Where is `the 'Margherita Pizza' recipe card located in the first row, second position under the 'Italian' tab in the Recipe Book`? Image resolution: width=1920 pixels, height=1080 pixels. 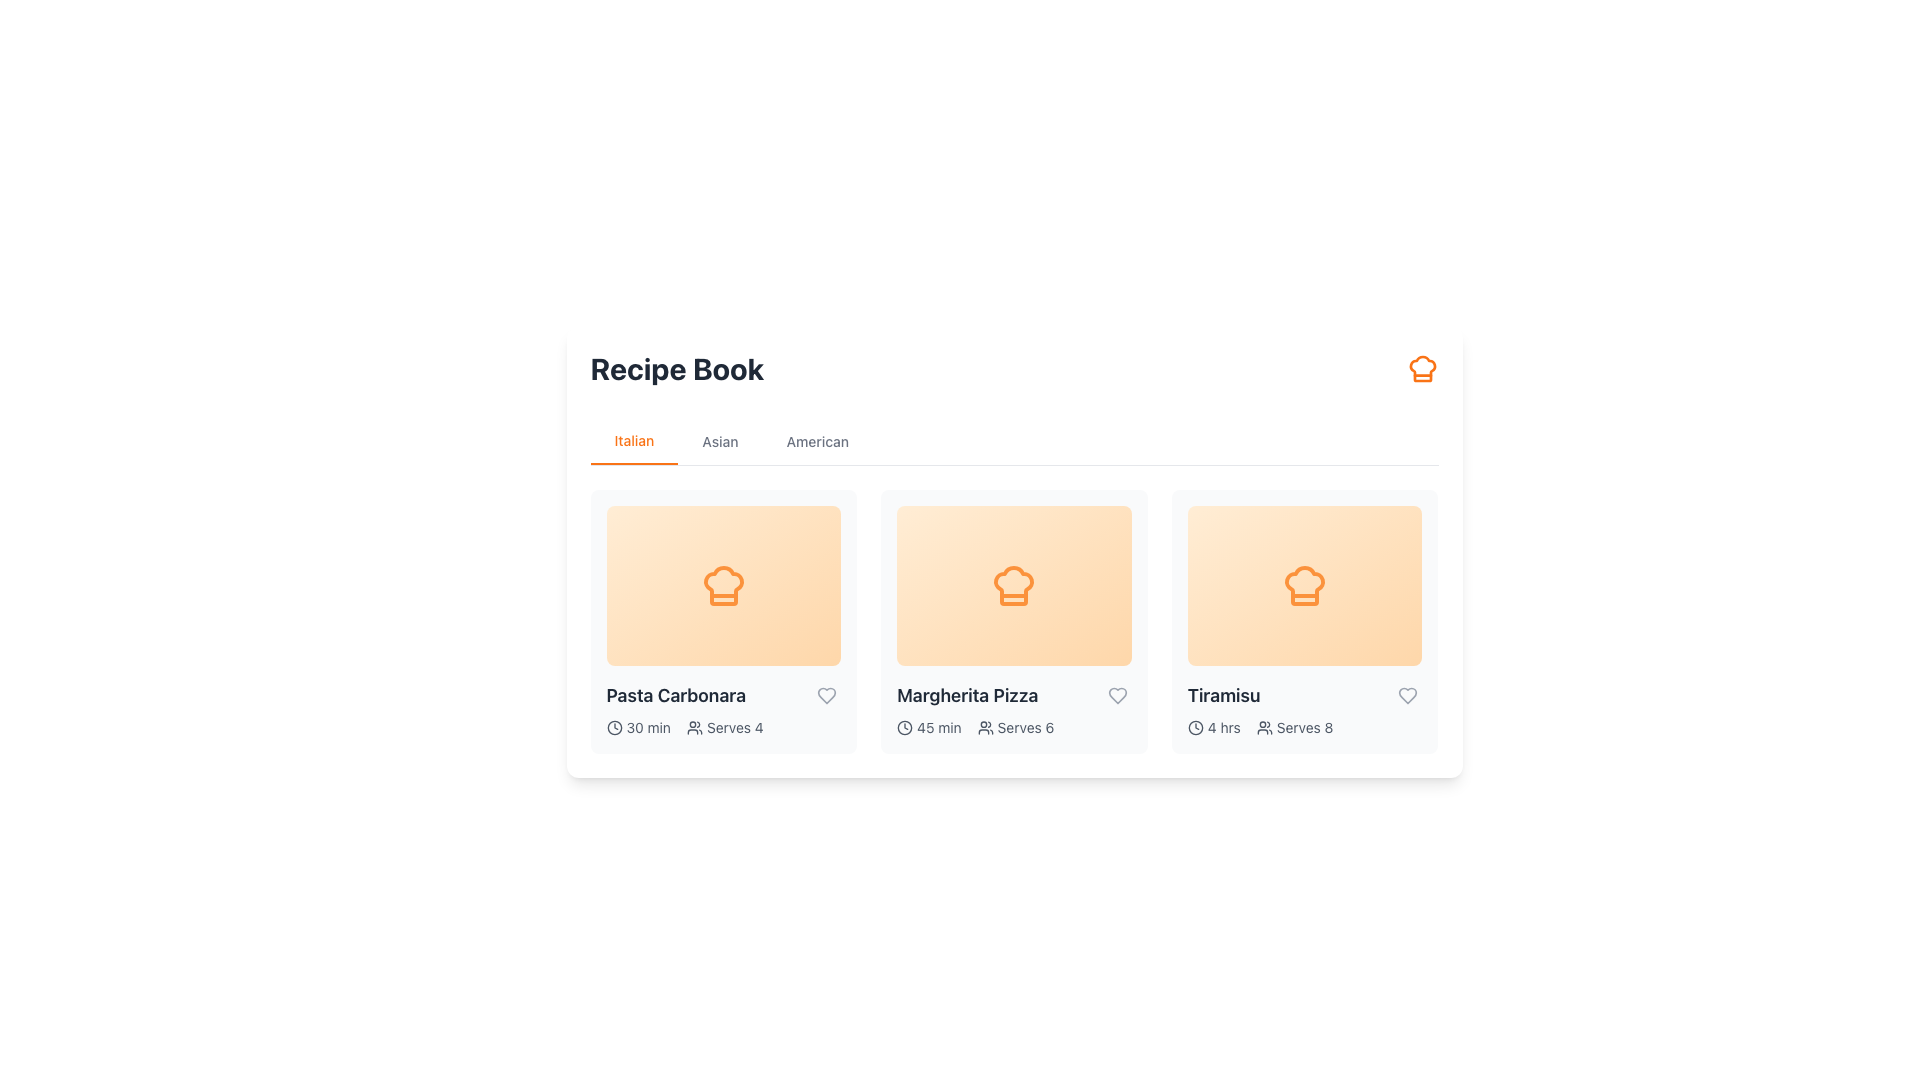
the 'Margherita Pizza' recipe card located in the first row, second position under the 'Italian' tab in the Recipe Book is located at coordinates (1014, 585).